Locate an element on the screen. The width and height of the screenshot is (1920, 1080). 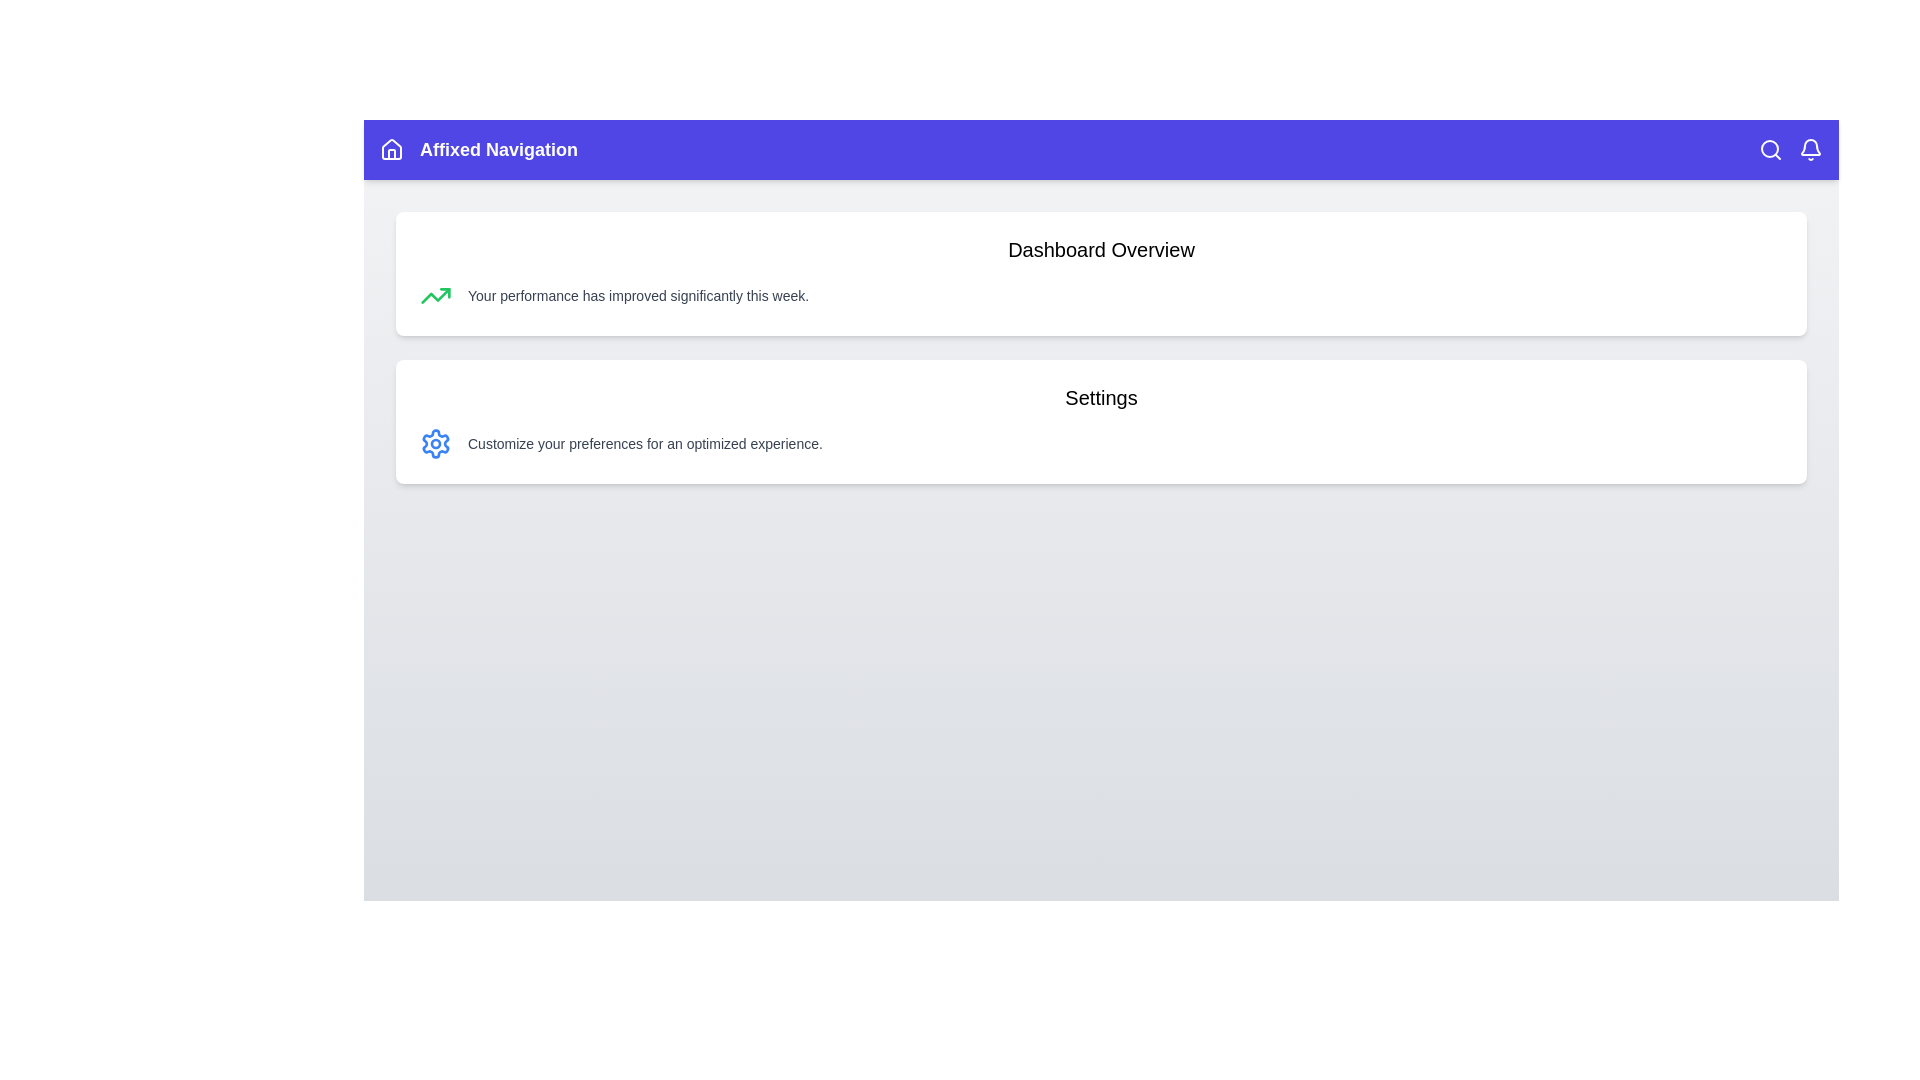
the settings gear icon located to the left of the text 'Customize your preferences for an optimized experience.' is located at coordinates (435, 442).